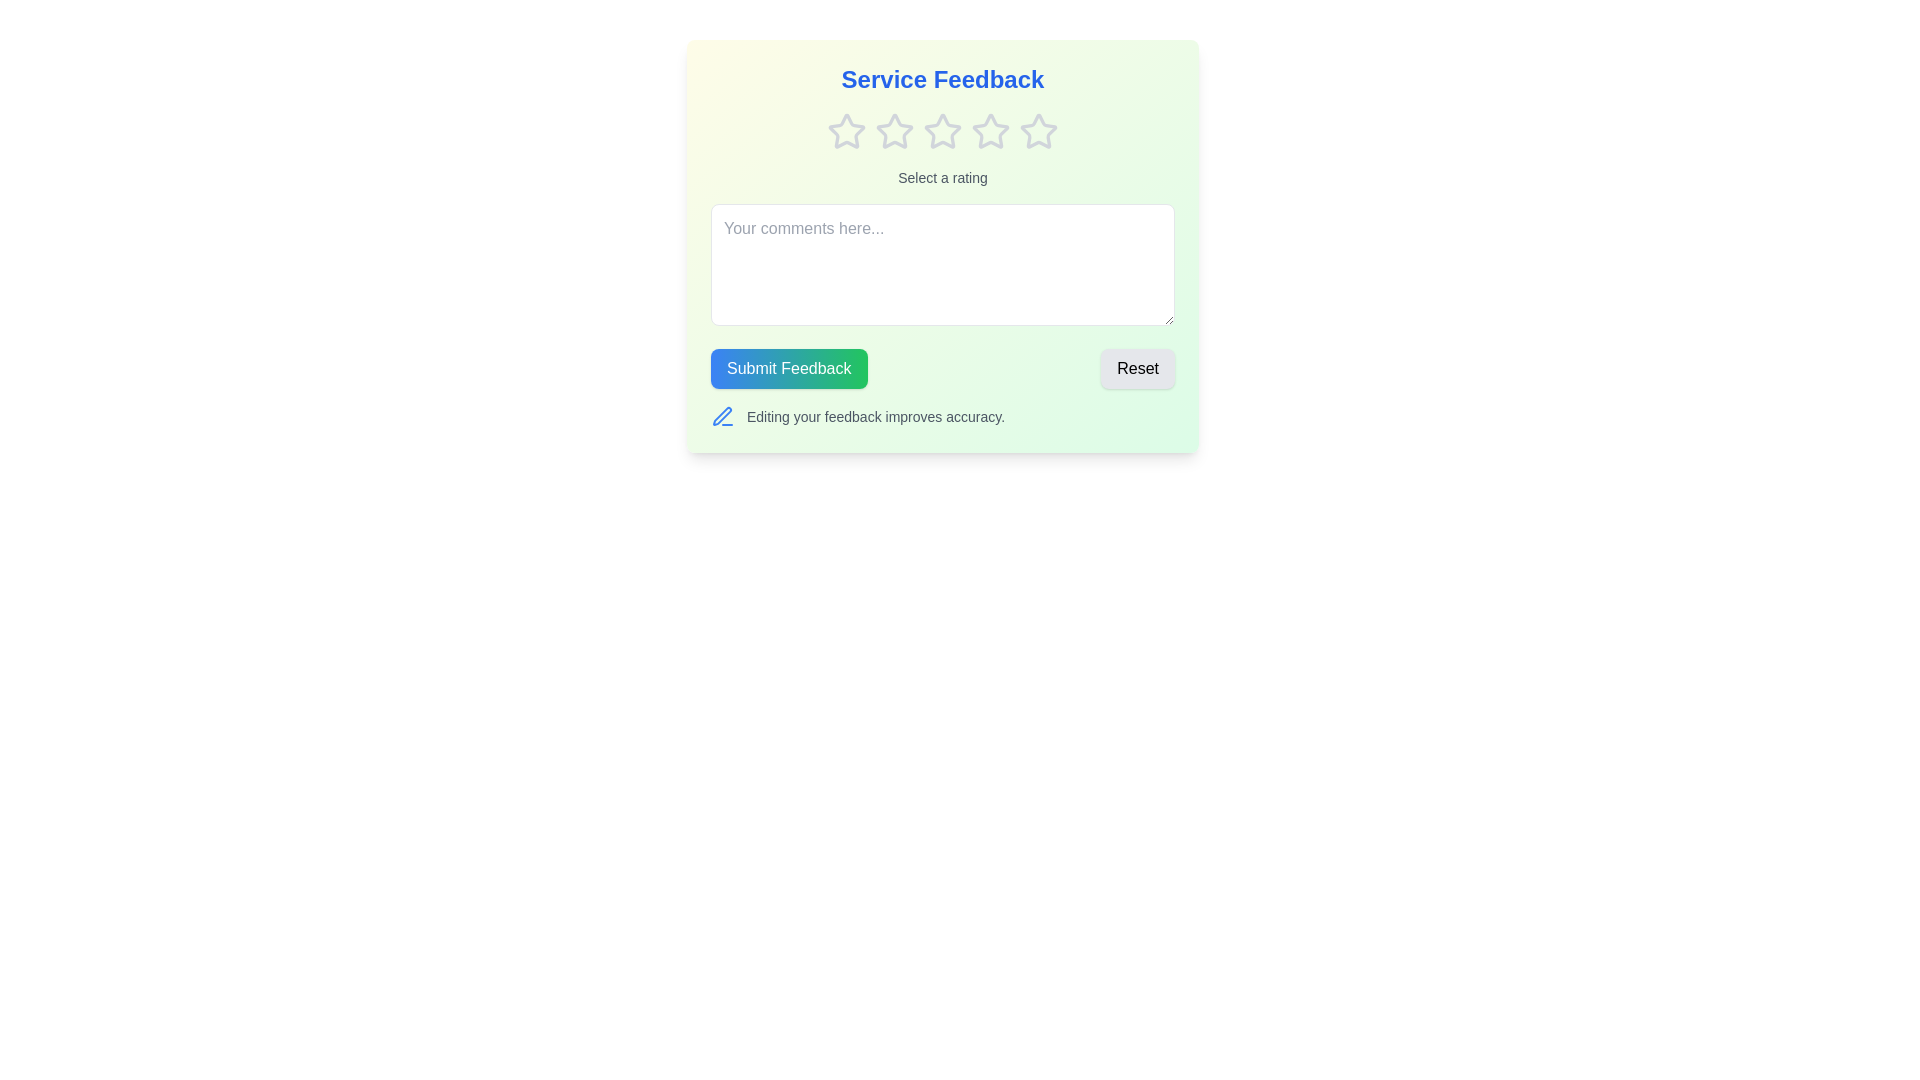 The height and width of the screenshot is (1080, 1920). What do you see at coordinates (846, 131) in the screenshot?
I see `the first star icon in the row of five star icons` at bounding box center [846, 131].